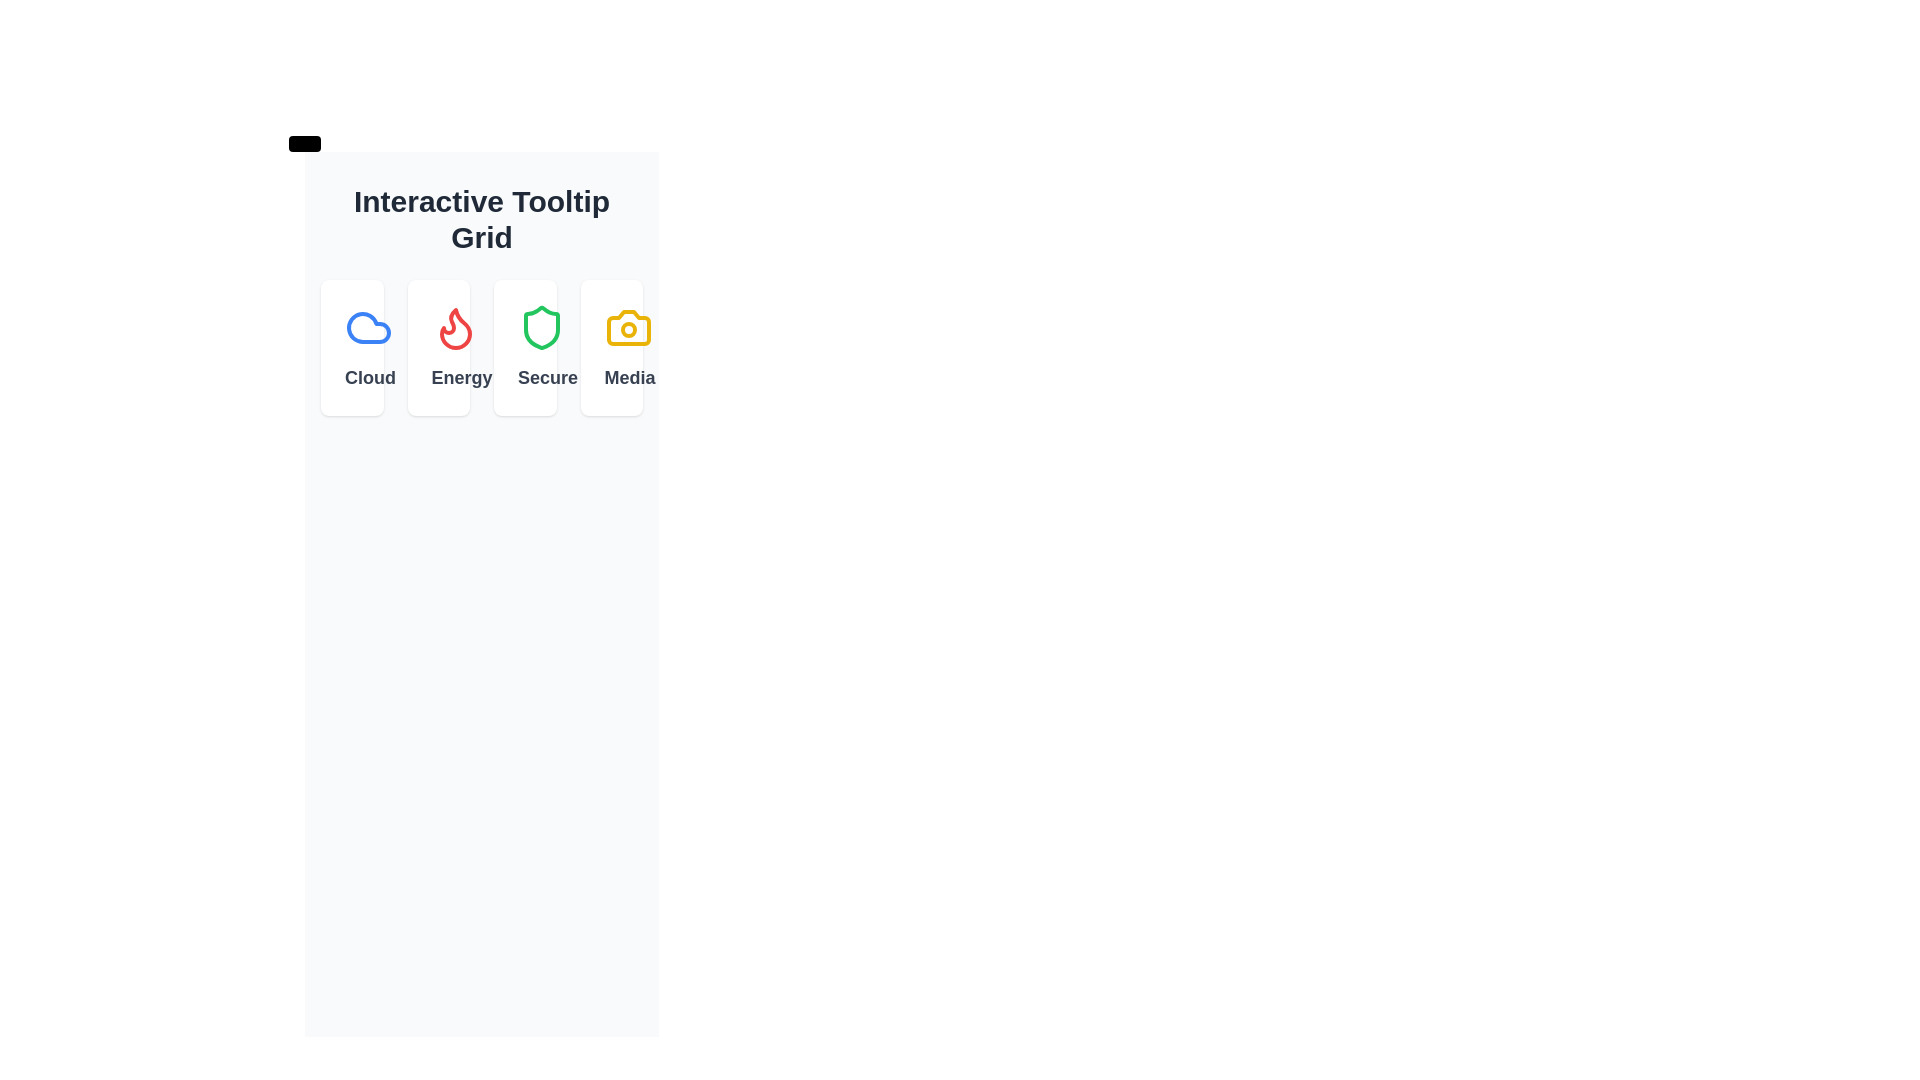 This screenshot has height=1080, width=1920. I want to click on keyboard navigation, so click(481, 346).